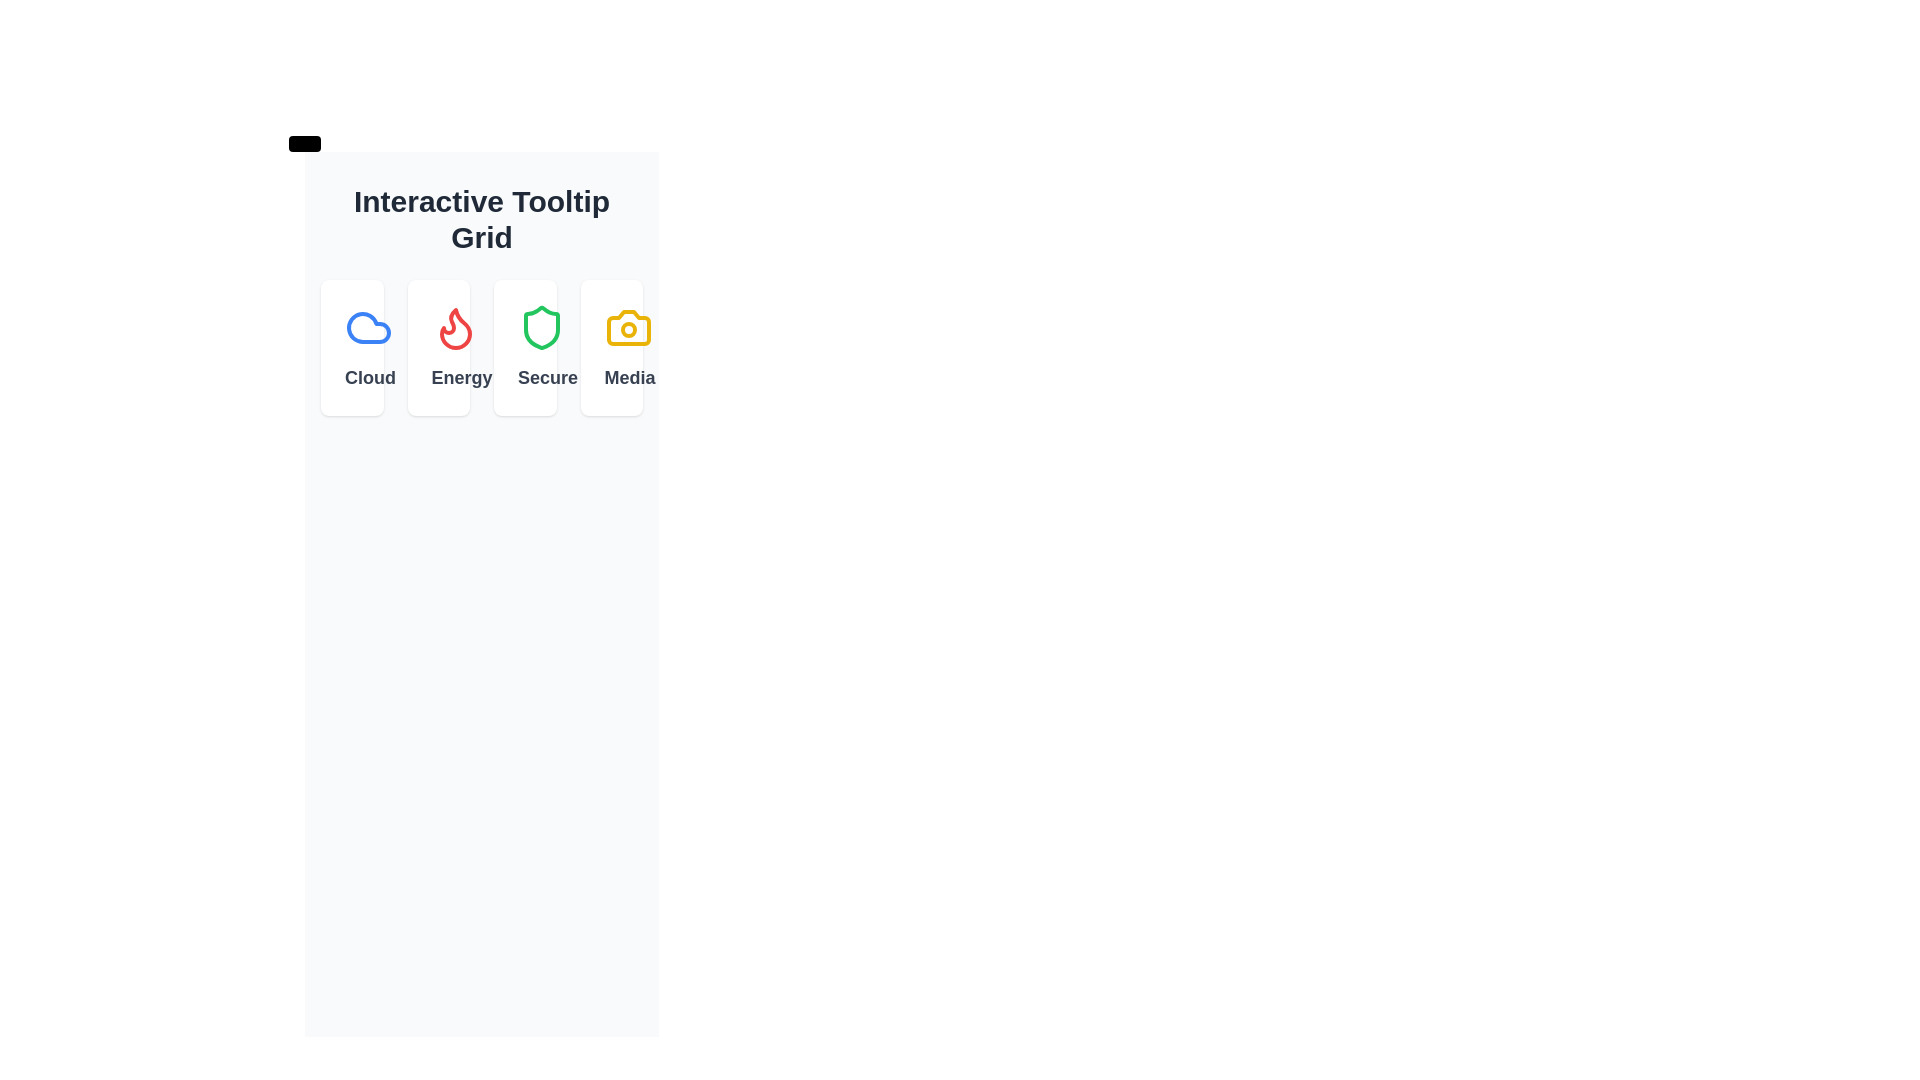 This screenshot has height=1080, width=1920. I want to click on keyboard navigation, so click(481, 346).